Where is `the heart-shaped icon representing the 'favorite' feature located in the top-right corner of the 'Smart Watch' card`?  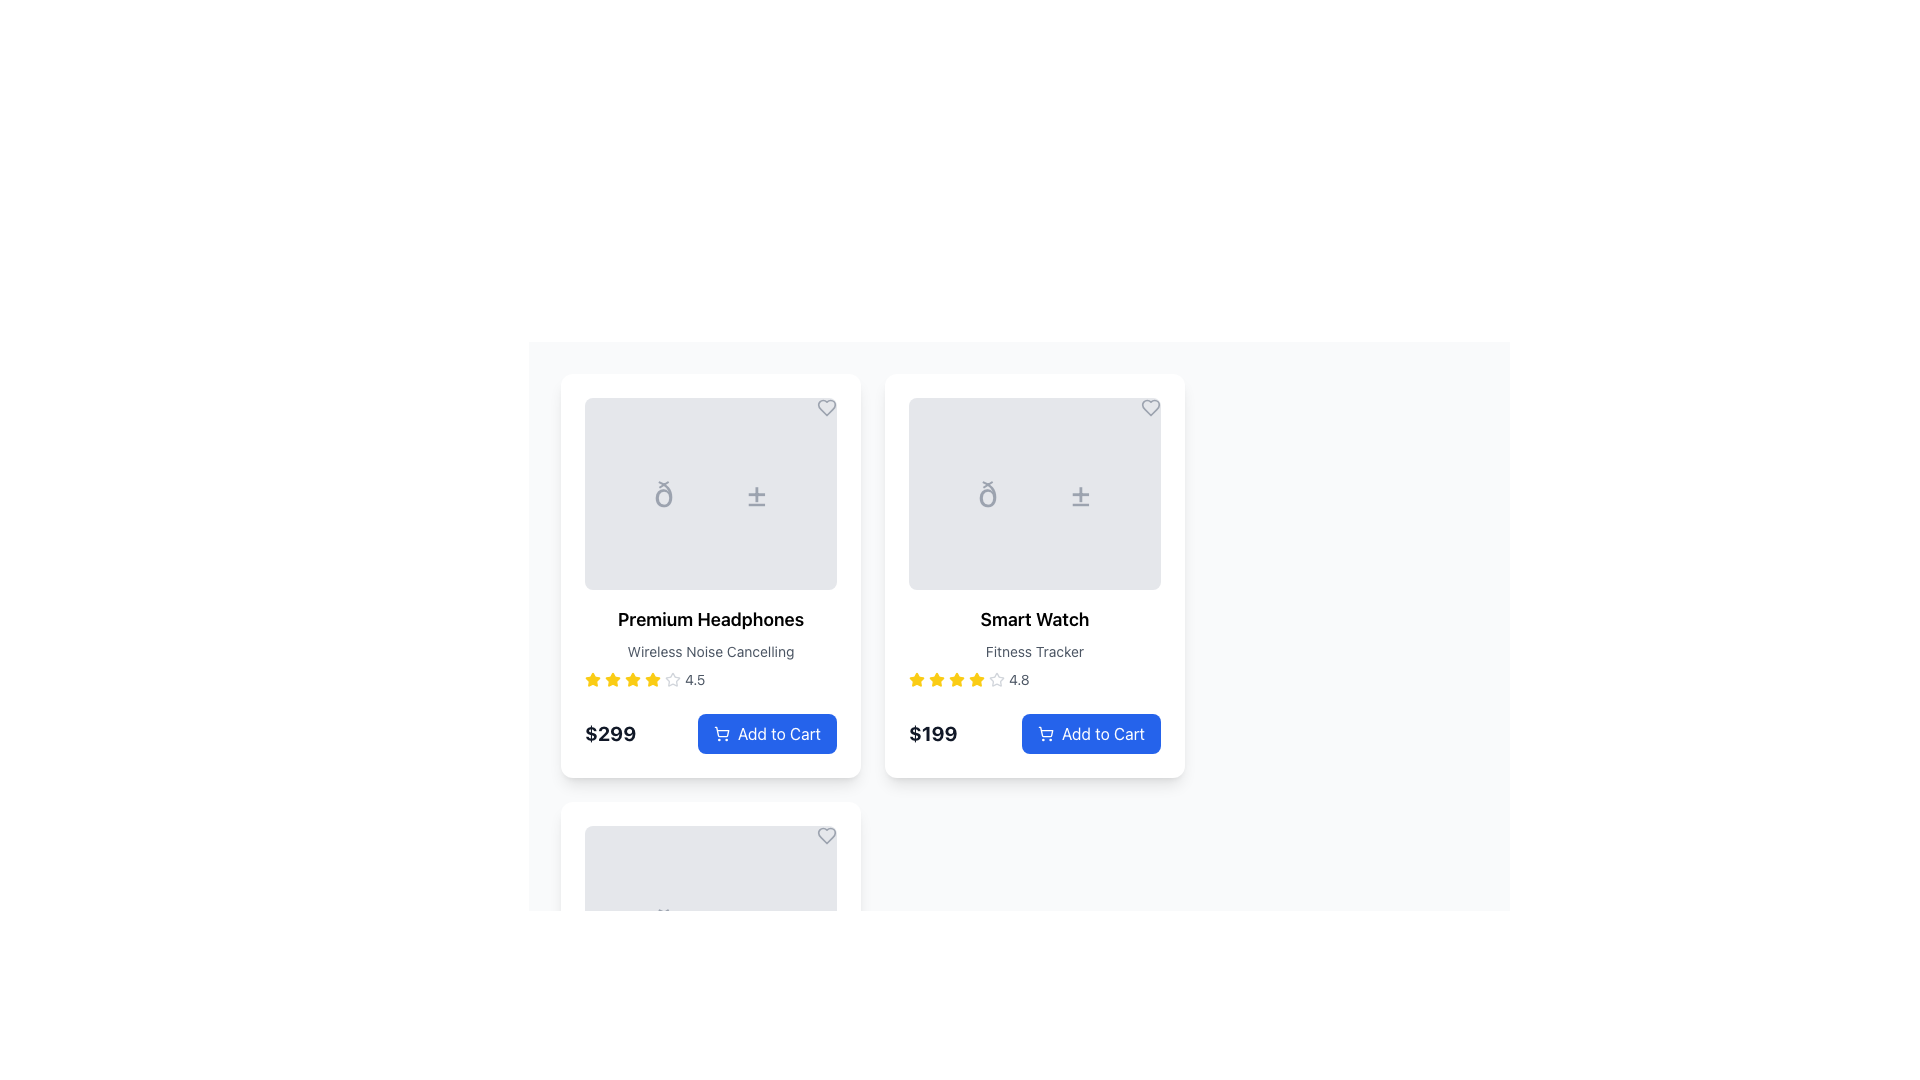
the heart-shaped icon representing the 'favorite' feature located in the top-right corner of the 'Smart Watch' card is located at coordinates (826, 407).